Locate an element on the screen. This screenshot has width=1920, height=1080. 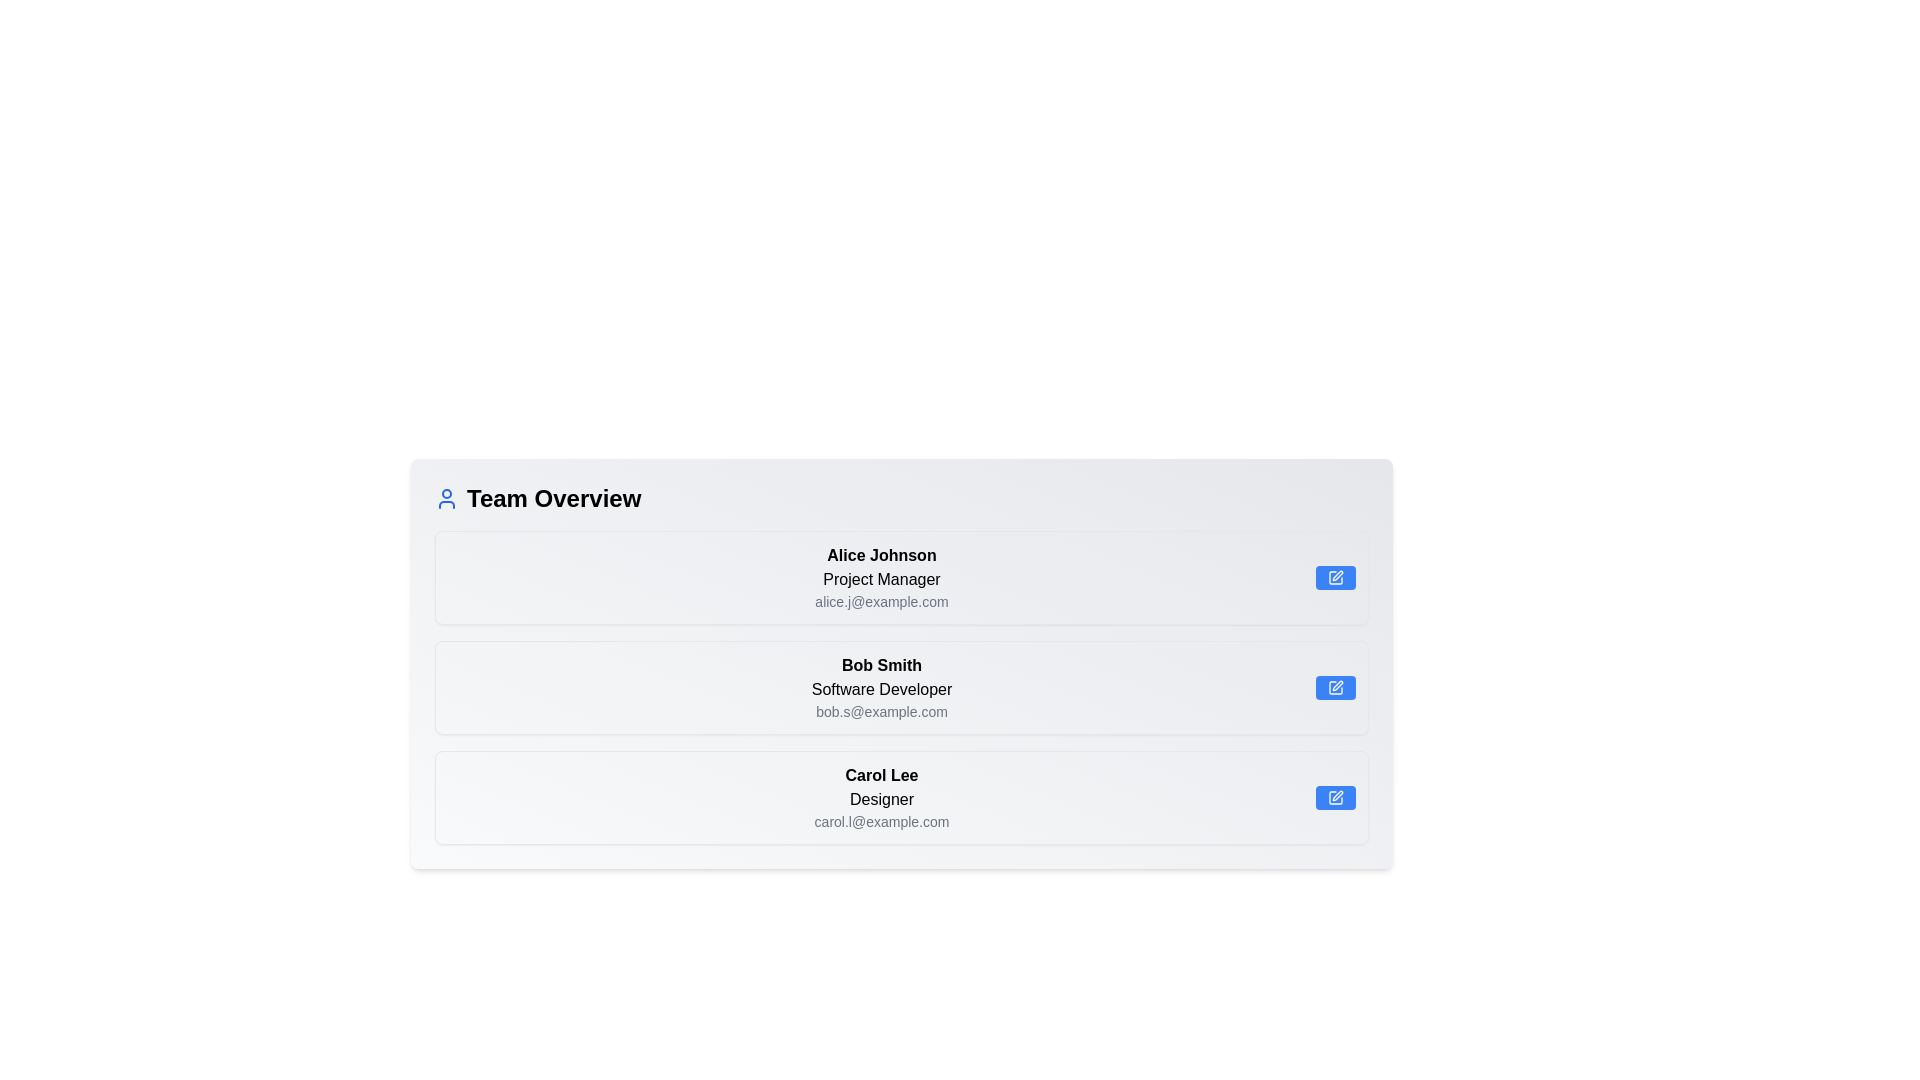
the Information card displaying 'Carol Lee', which is the third card is located at coordinates (901, 797).